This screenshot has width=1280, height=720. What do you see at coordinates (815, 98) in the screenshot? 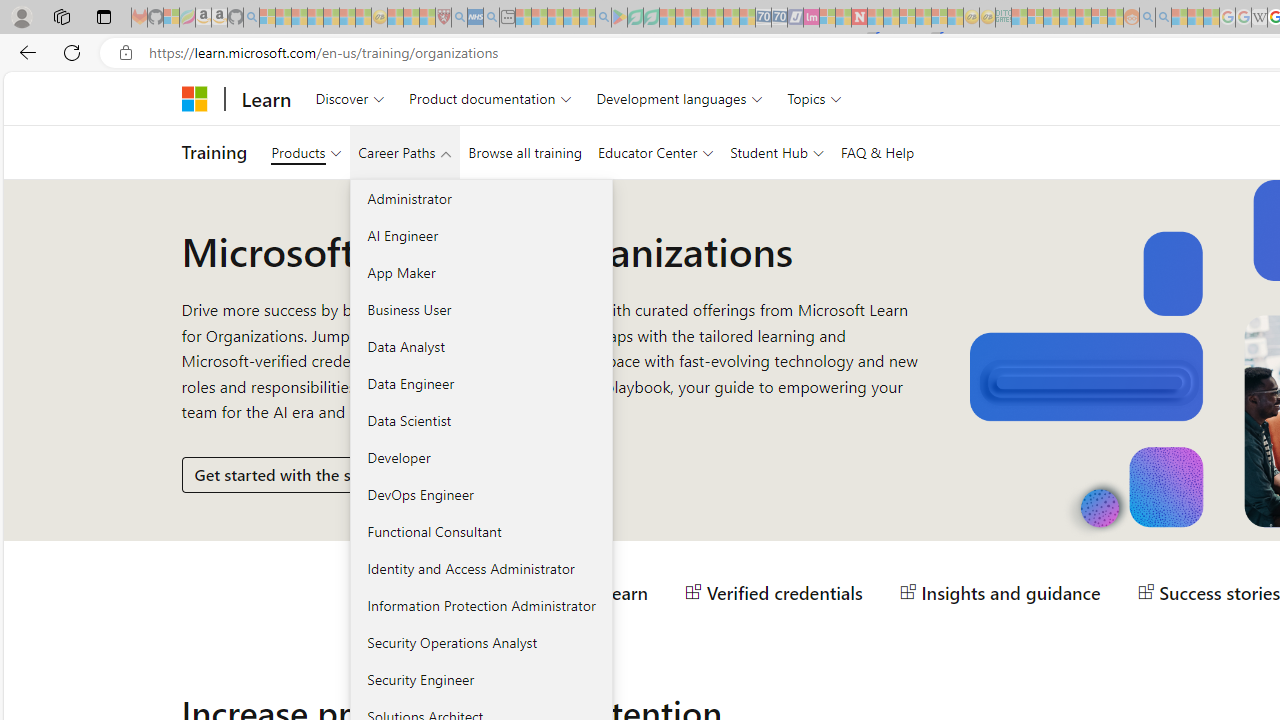
I see `'Topics'` at bounding box center [815, 98].